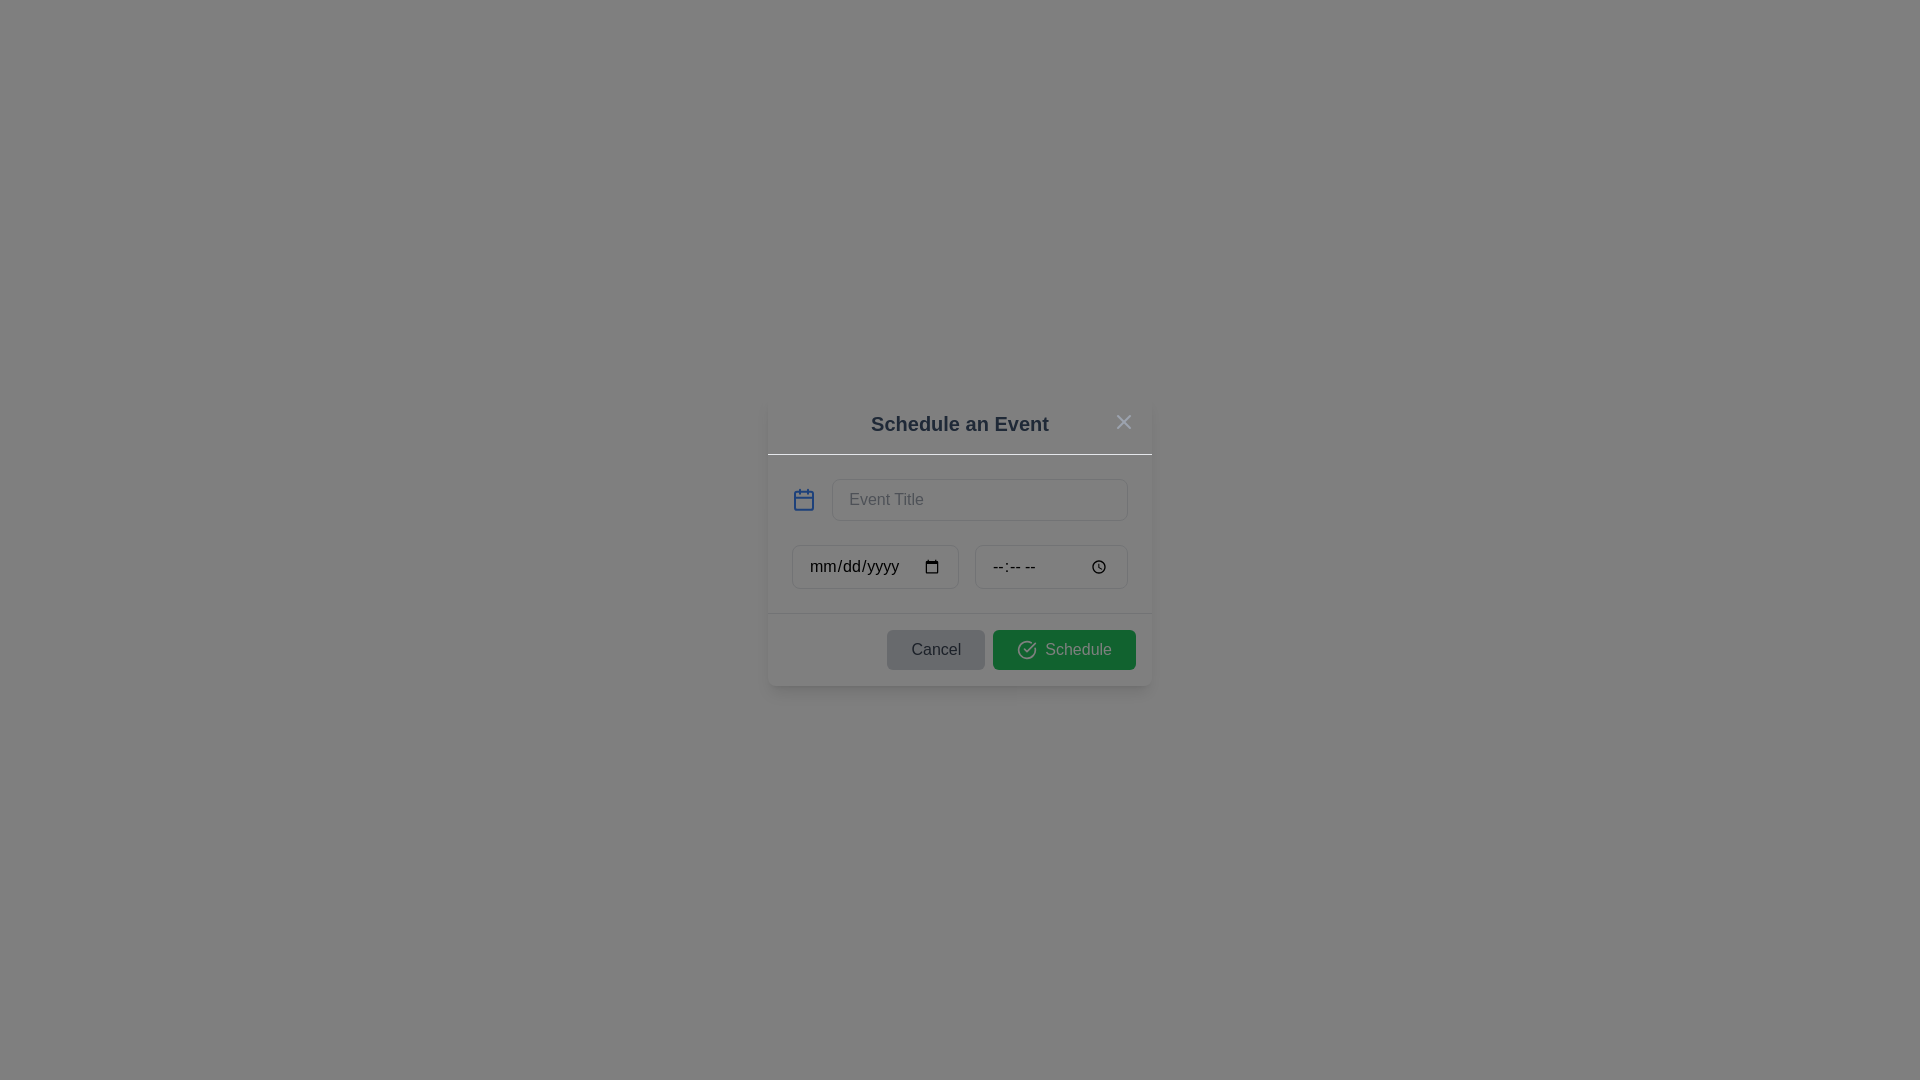  What do you see at coordinates (804, 500) in the screenshot?
I see `the decorative calendar icon located in the upper left section of the 'Schedule an Event' modal dialog, which suggests it may denote a selectable or informative area` at bounding box center [804, 500].